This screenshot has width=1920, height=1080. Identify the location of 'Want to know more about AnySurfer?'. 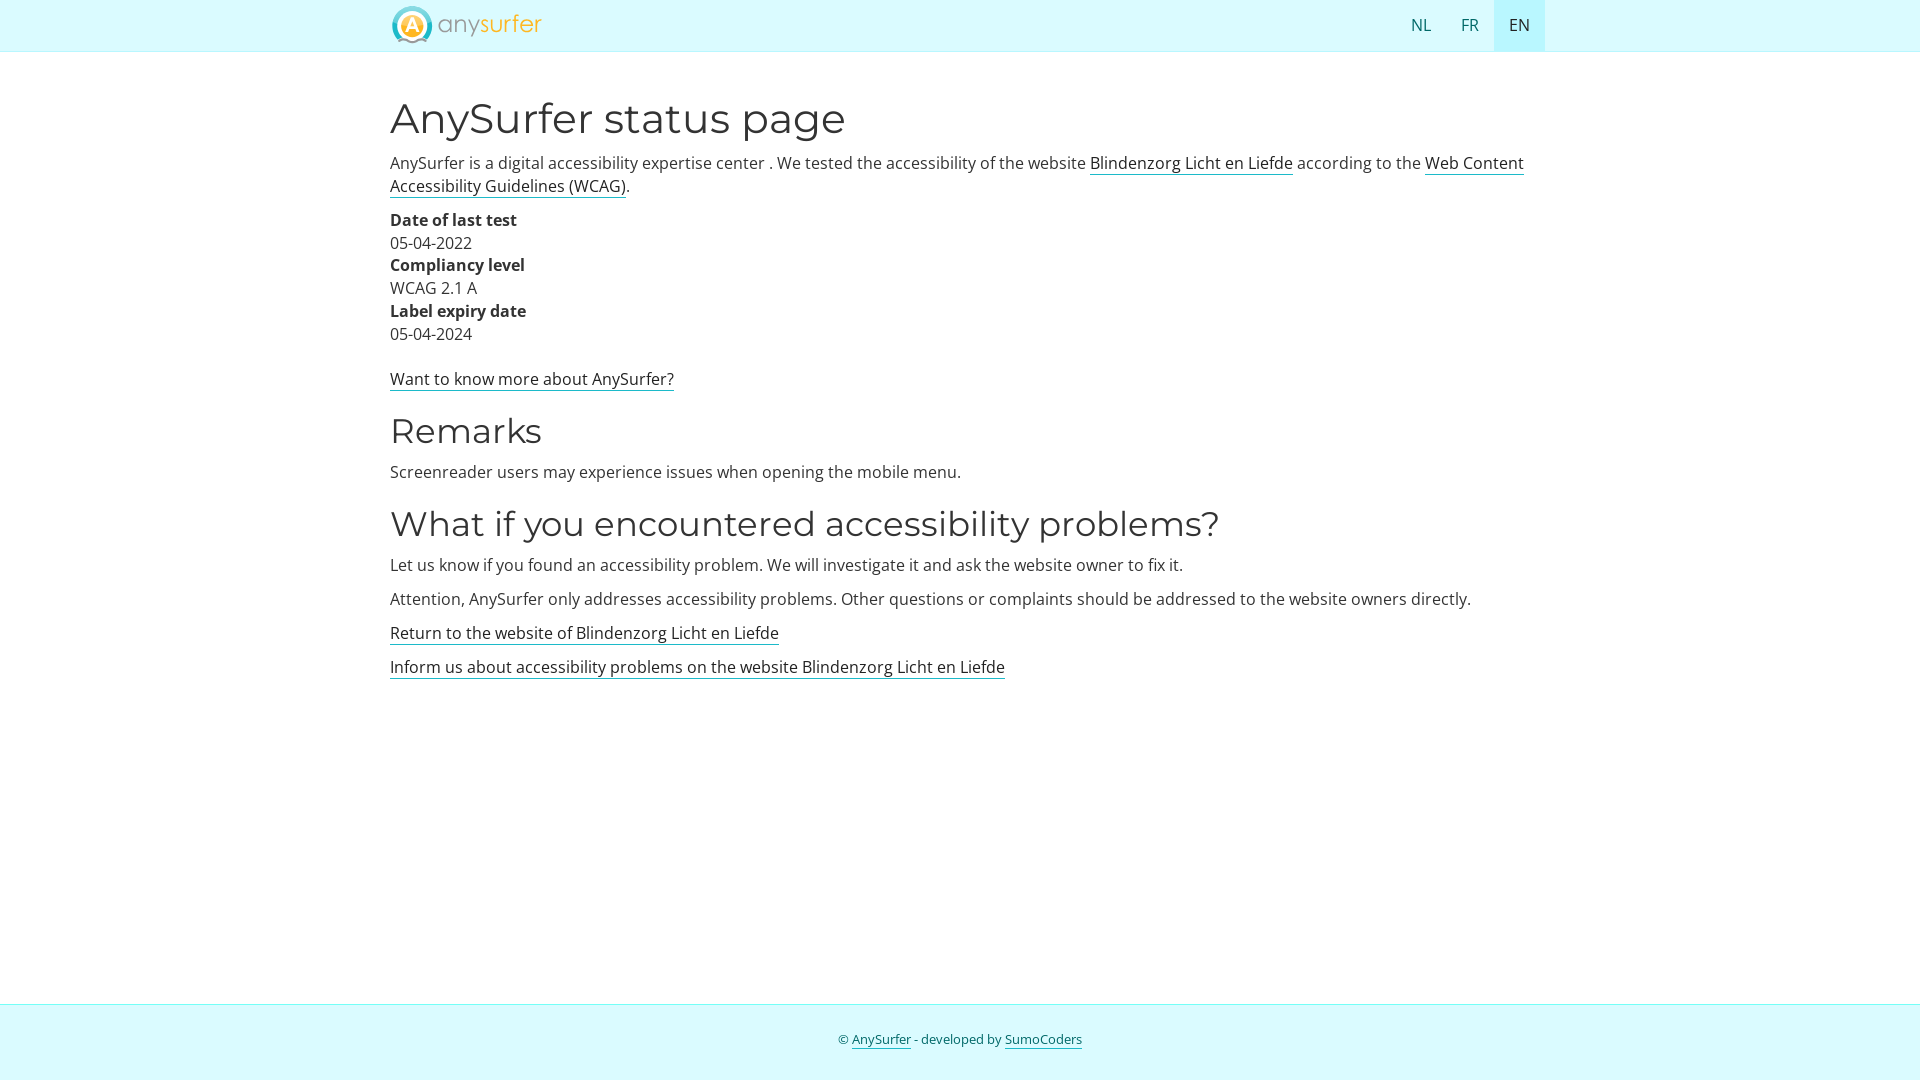
(532, 379).